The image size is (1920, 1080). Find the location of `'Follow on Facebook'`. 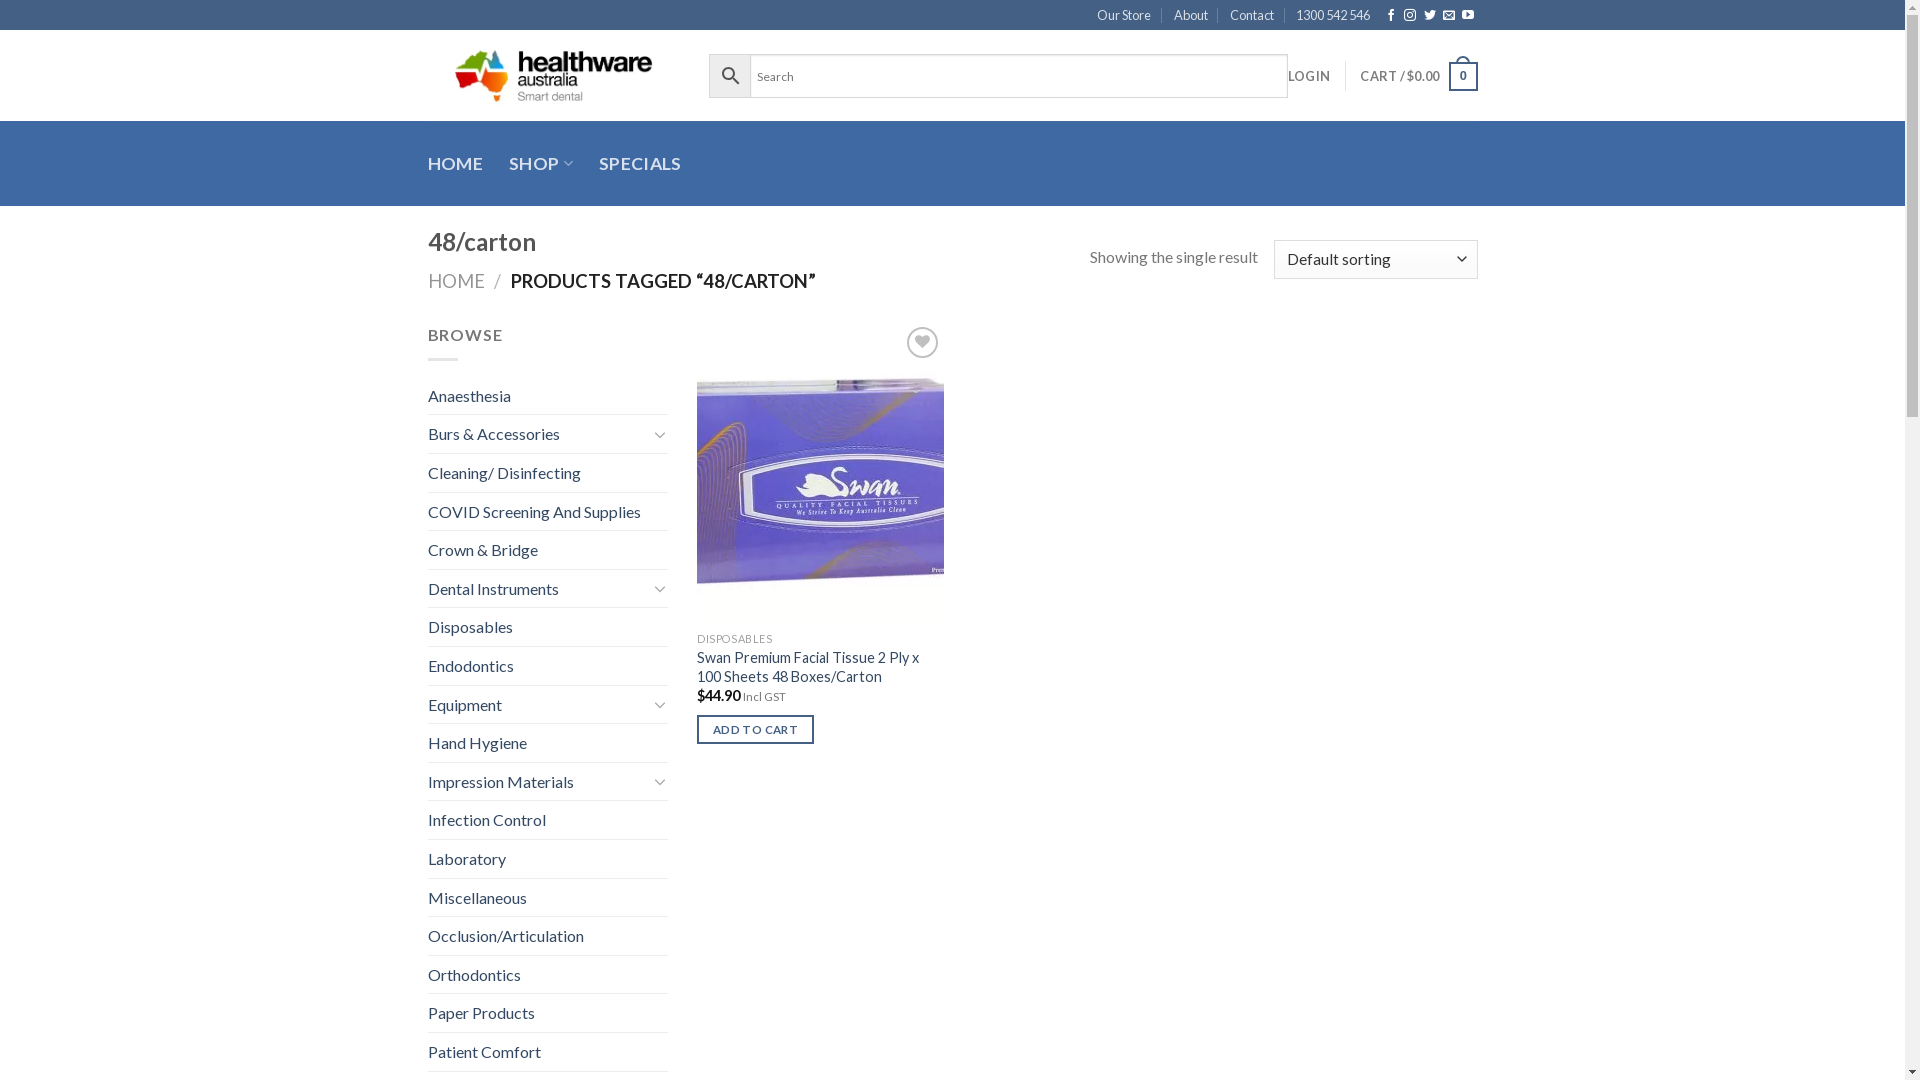

'Follow on Facebook' is located at coordinates (1390, 15).